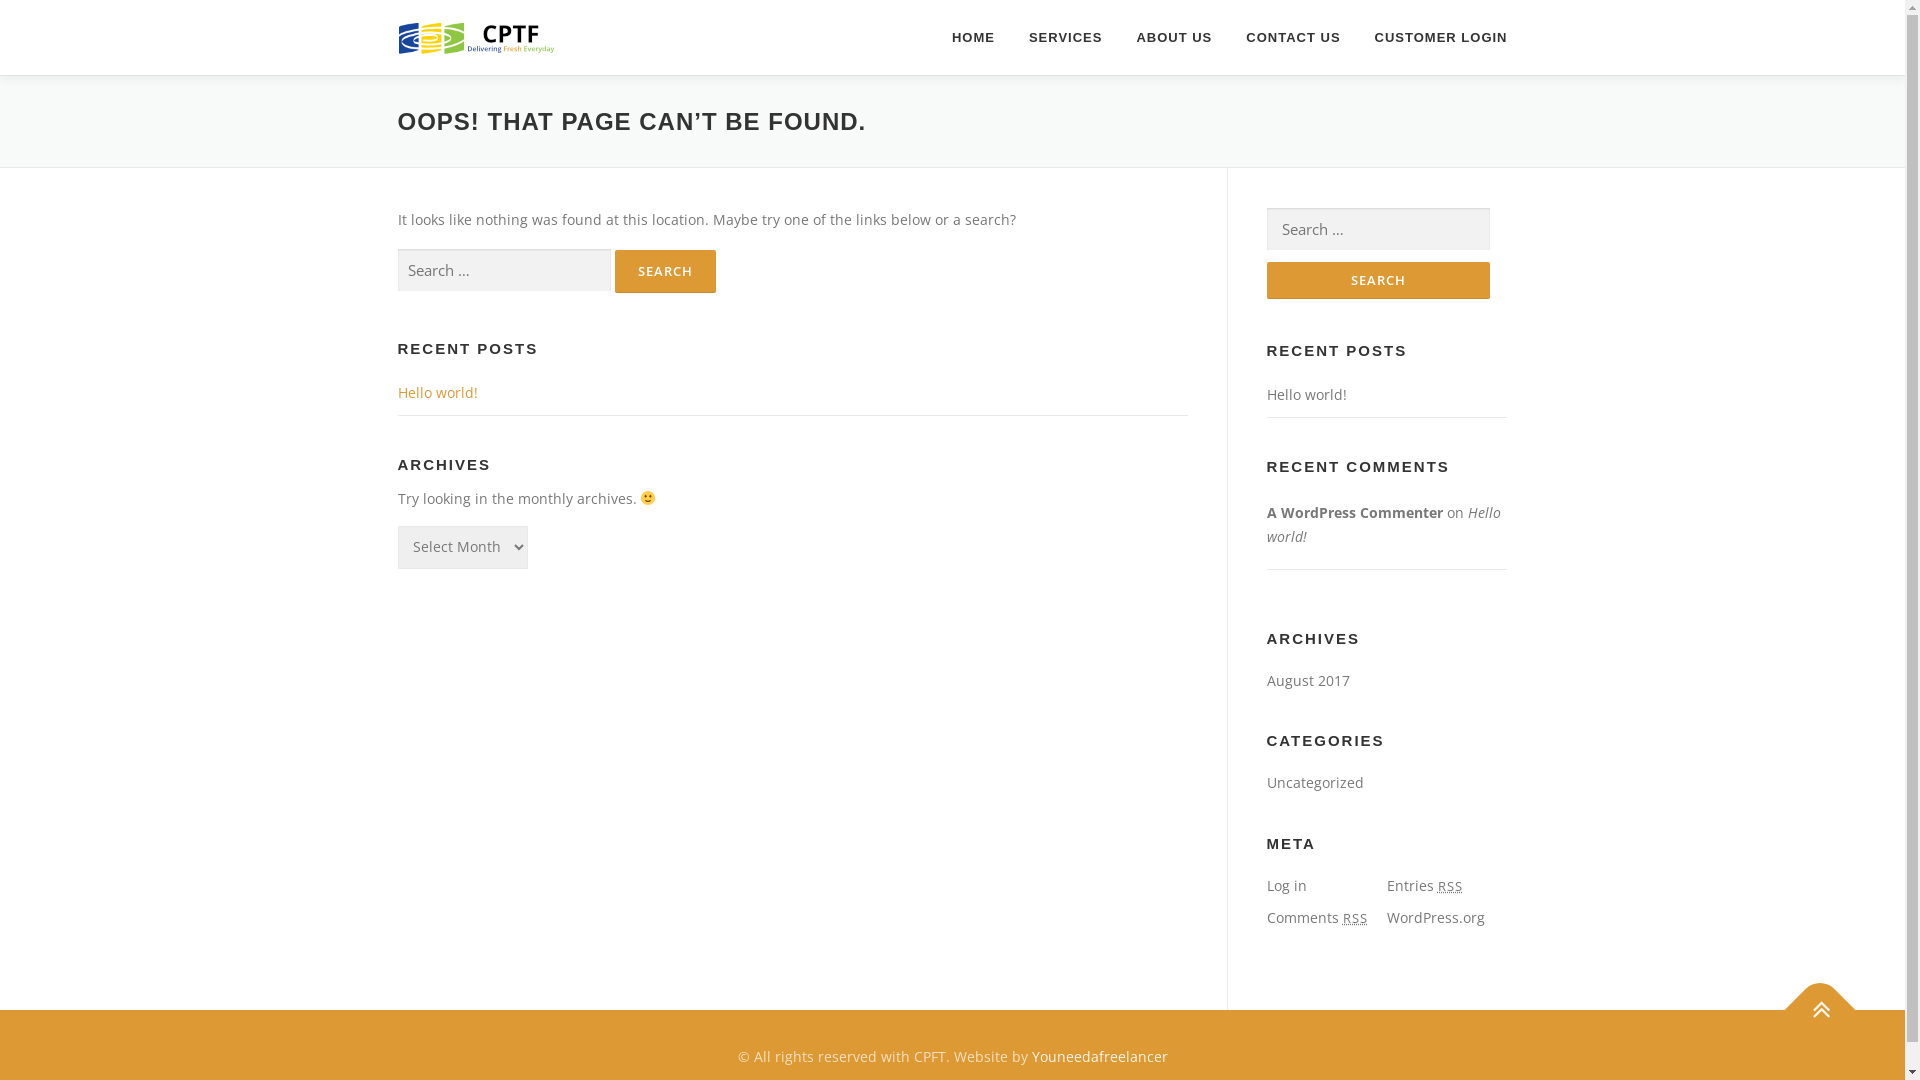 The image size is (1920, 1080). What do you see at coordinates (1434, 917) in the screenshot?
I see `'WordPress.org'` at bounding box center [1434, 917].